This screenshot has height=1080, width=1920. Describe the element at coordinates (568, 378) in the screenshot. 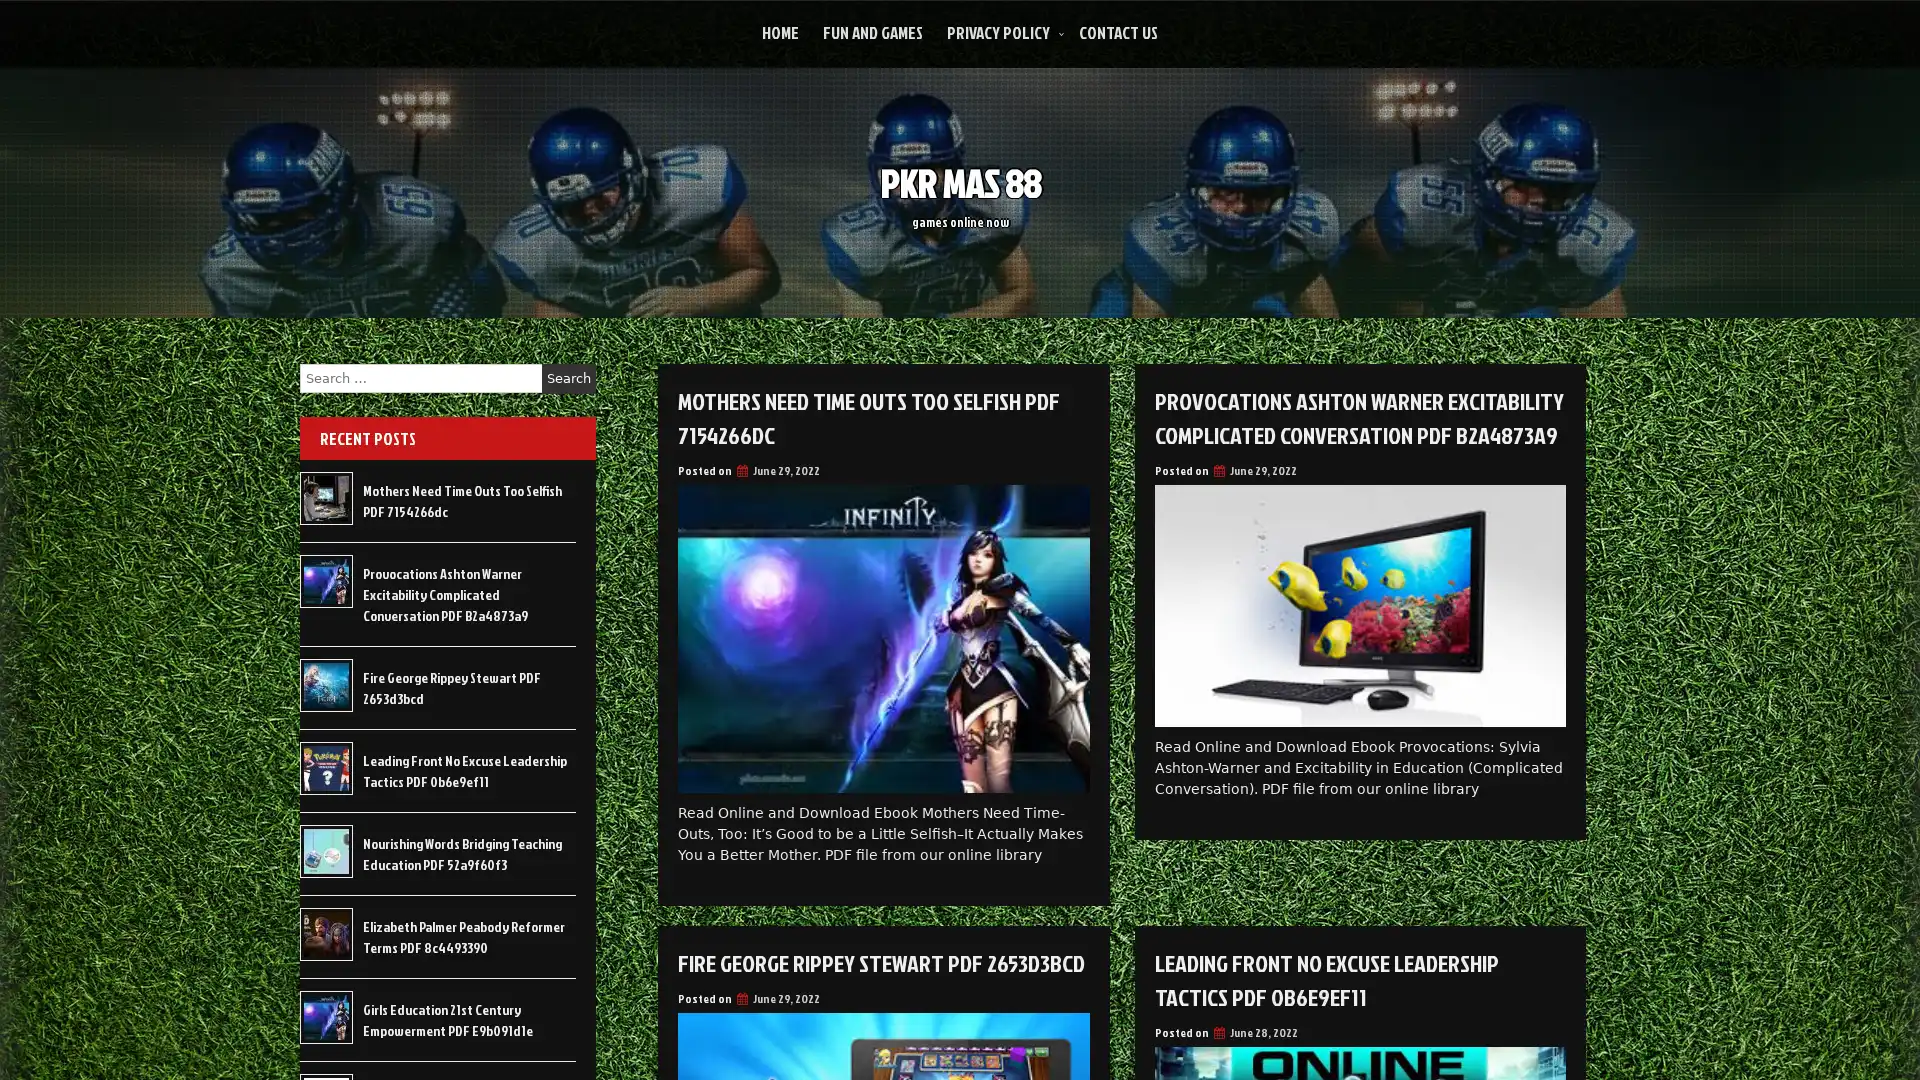

I see `Search` at that location.